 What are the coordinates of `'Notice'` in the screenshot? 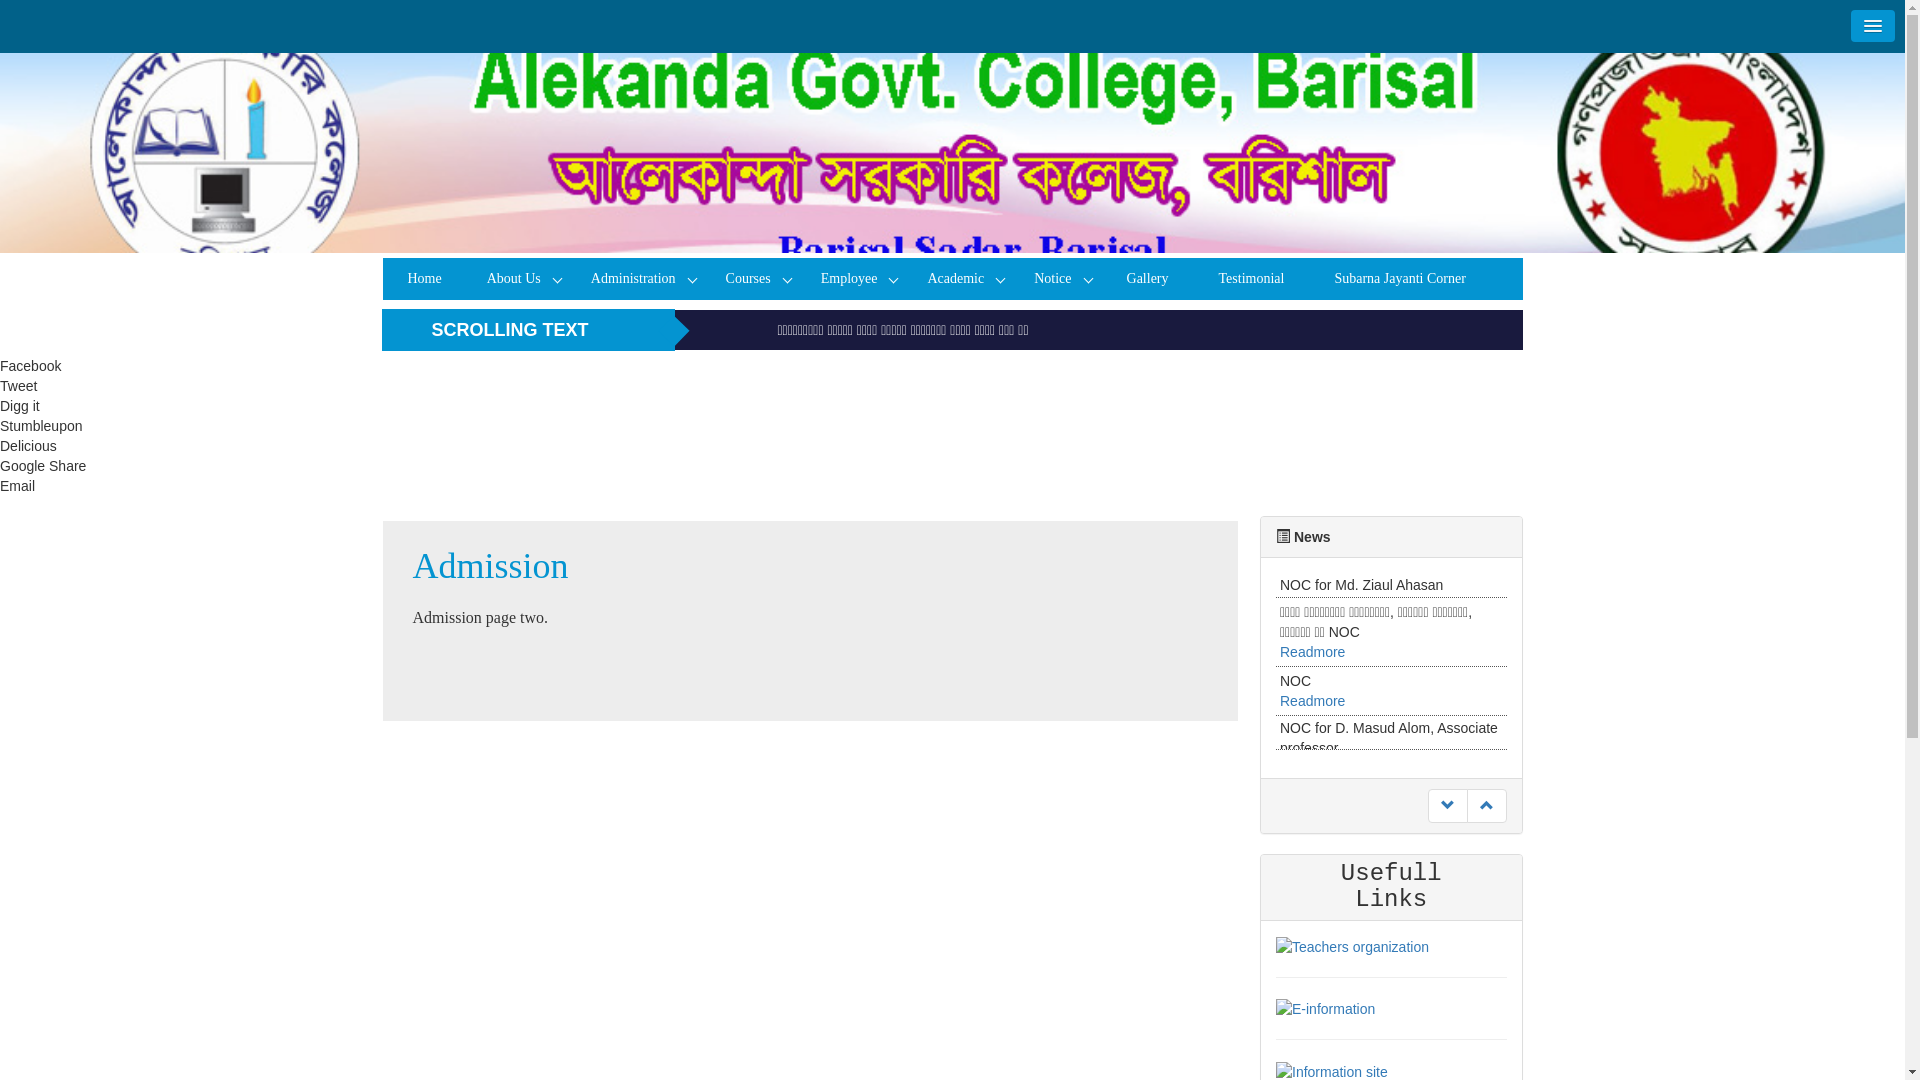 It's located at (1056, 278).